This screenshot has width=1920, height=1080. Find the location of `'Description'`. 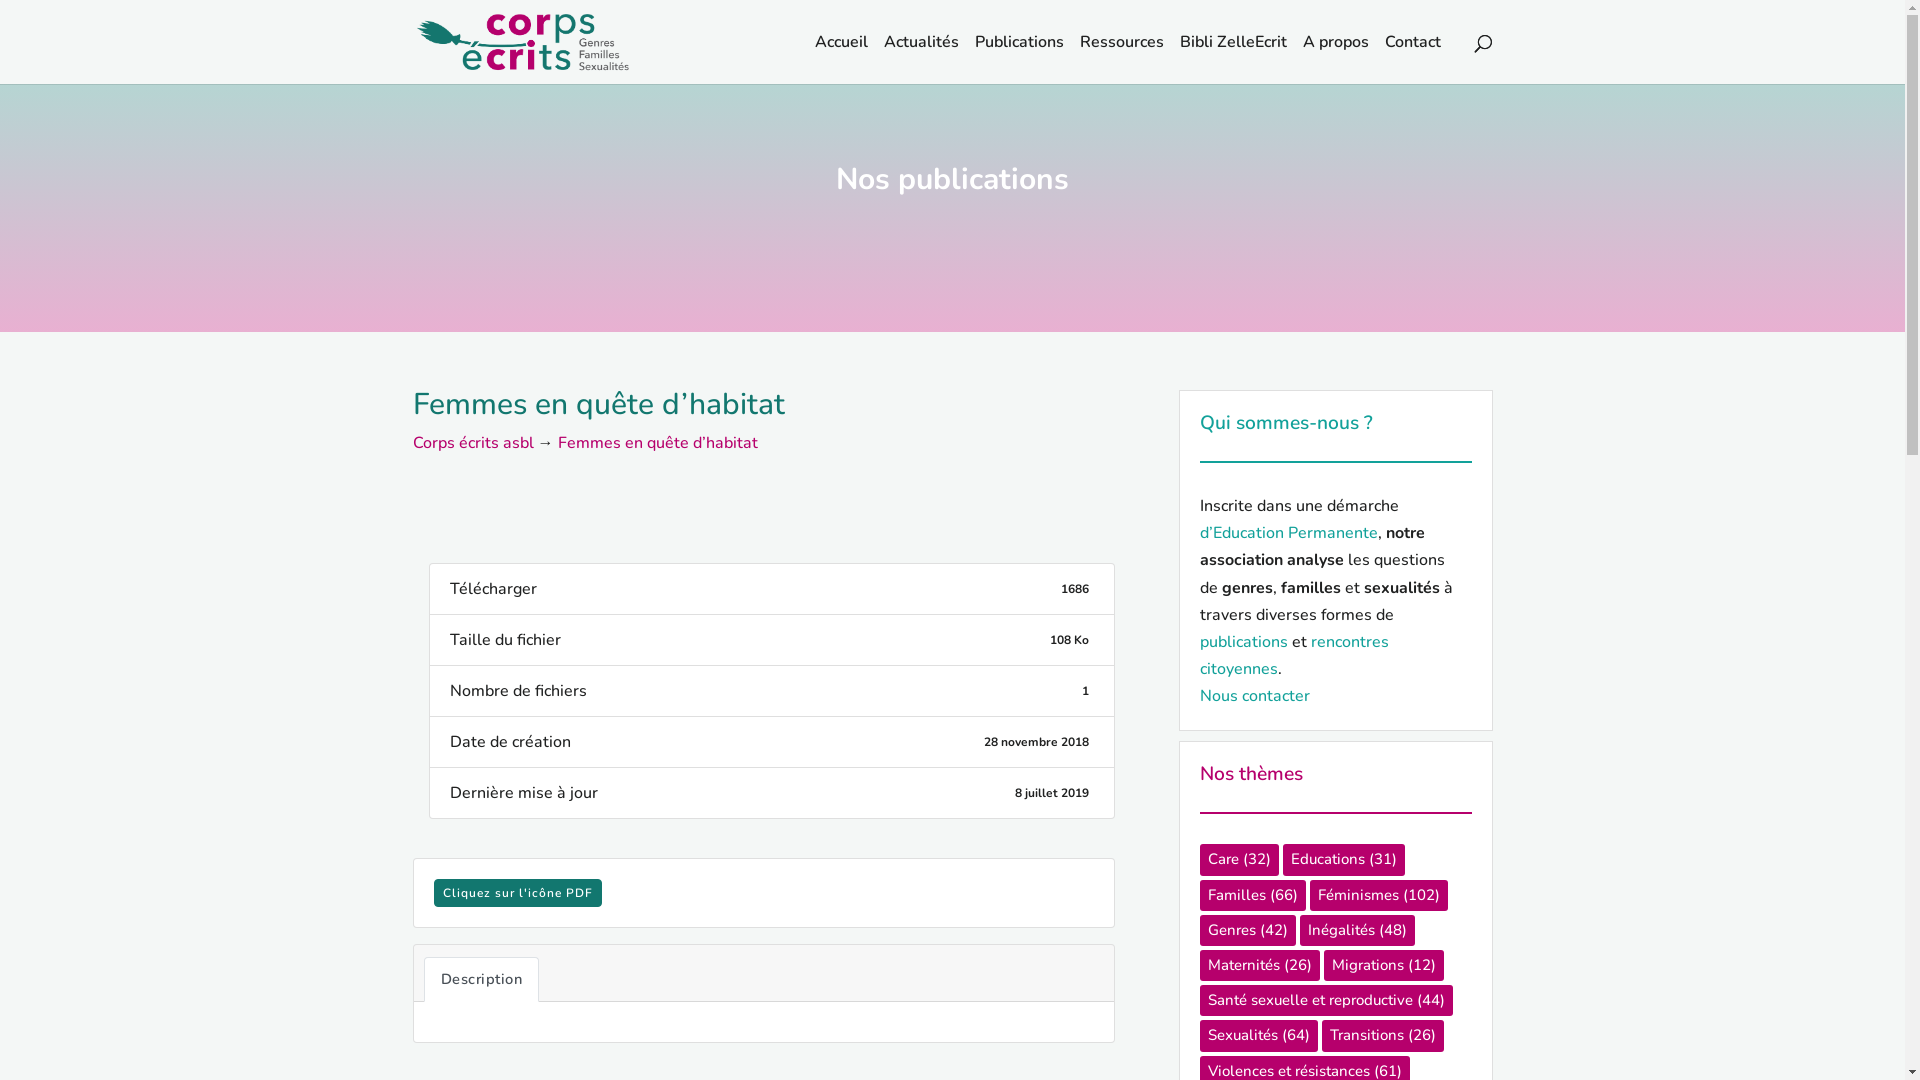

'Description' is located at coordinates (481, 978).